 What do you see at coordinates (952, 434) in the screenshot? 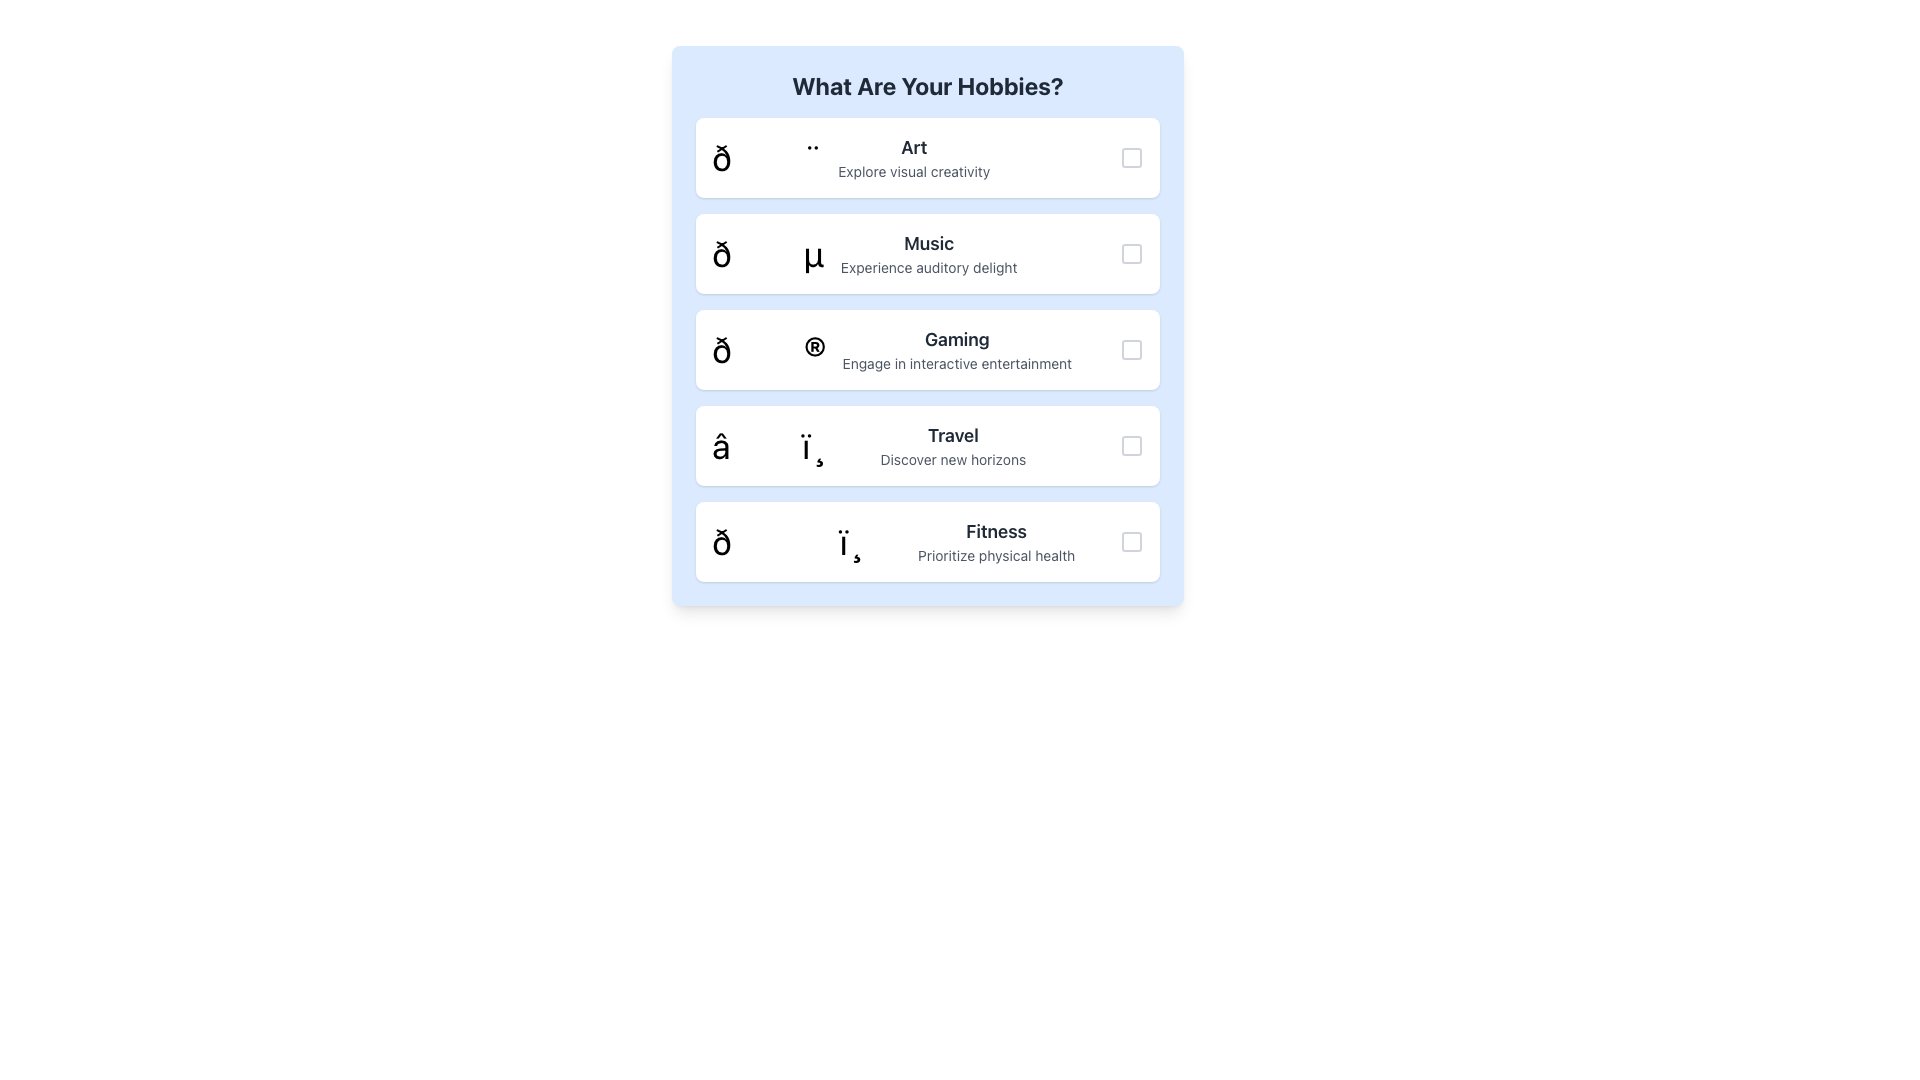
I see `the text label displaying 'Travel', which is styled in bold and located in the fourth position of the hobby options list on a white card with a light blue background` at bounding box center [952, 434].